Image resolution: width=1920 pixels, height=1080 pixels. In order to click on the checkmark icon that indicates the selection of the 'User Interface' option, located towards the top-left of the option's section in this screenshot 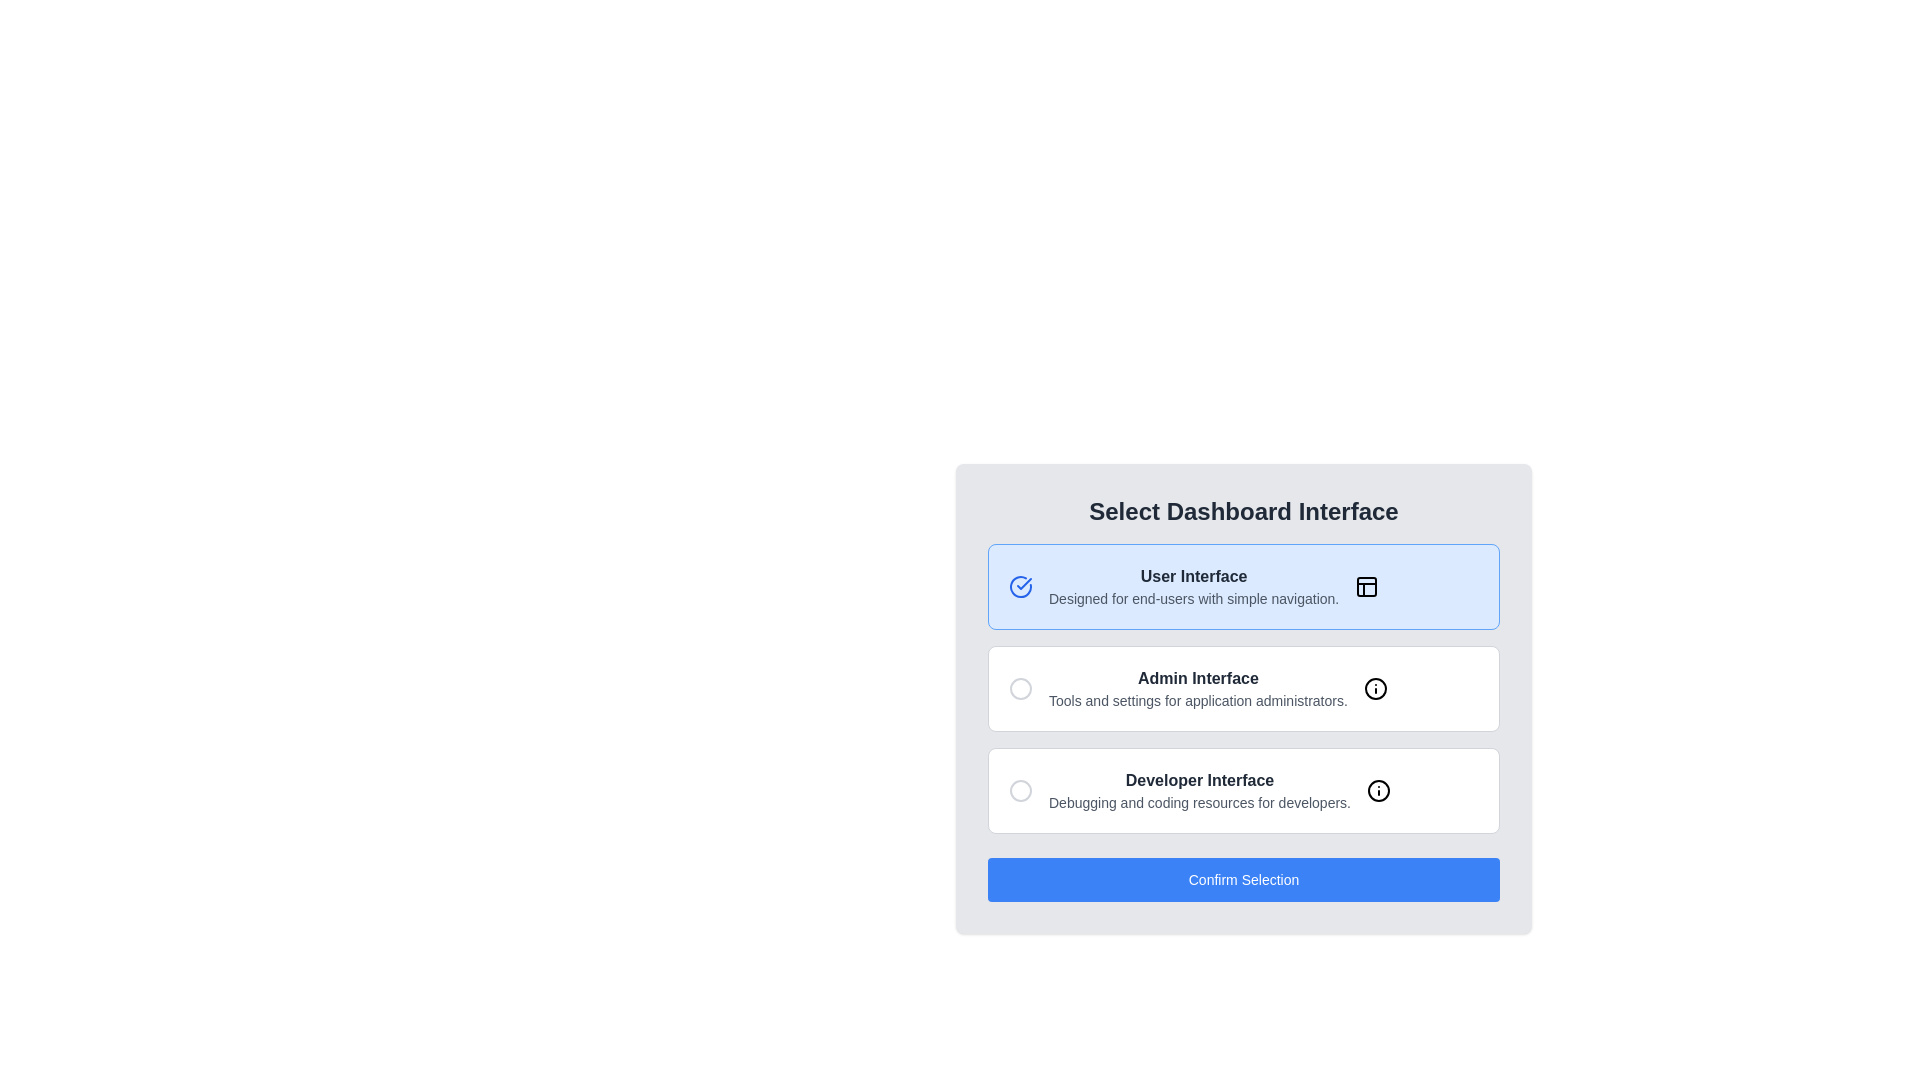, I will do `click(1024, 583)`.